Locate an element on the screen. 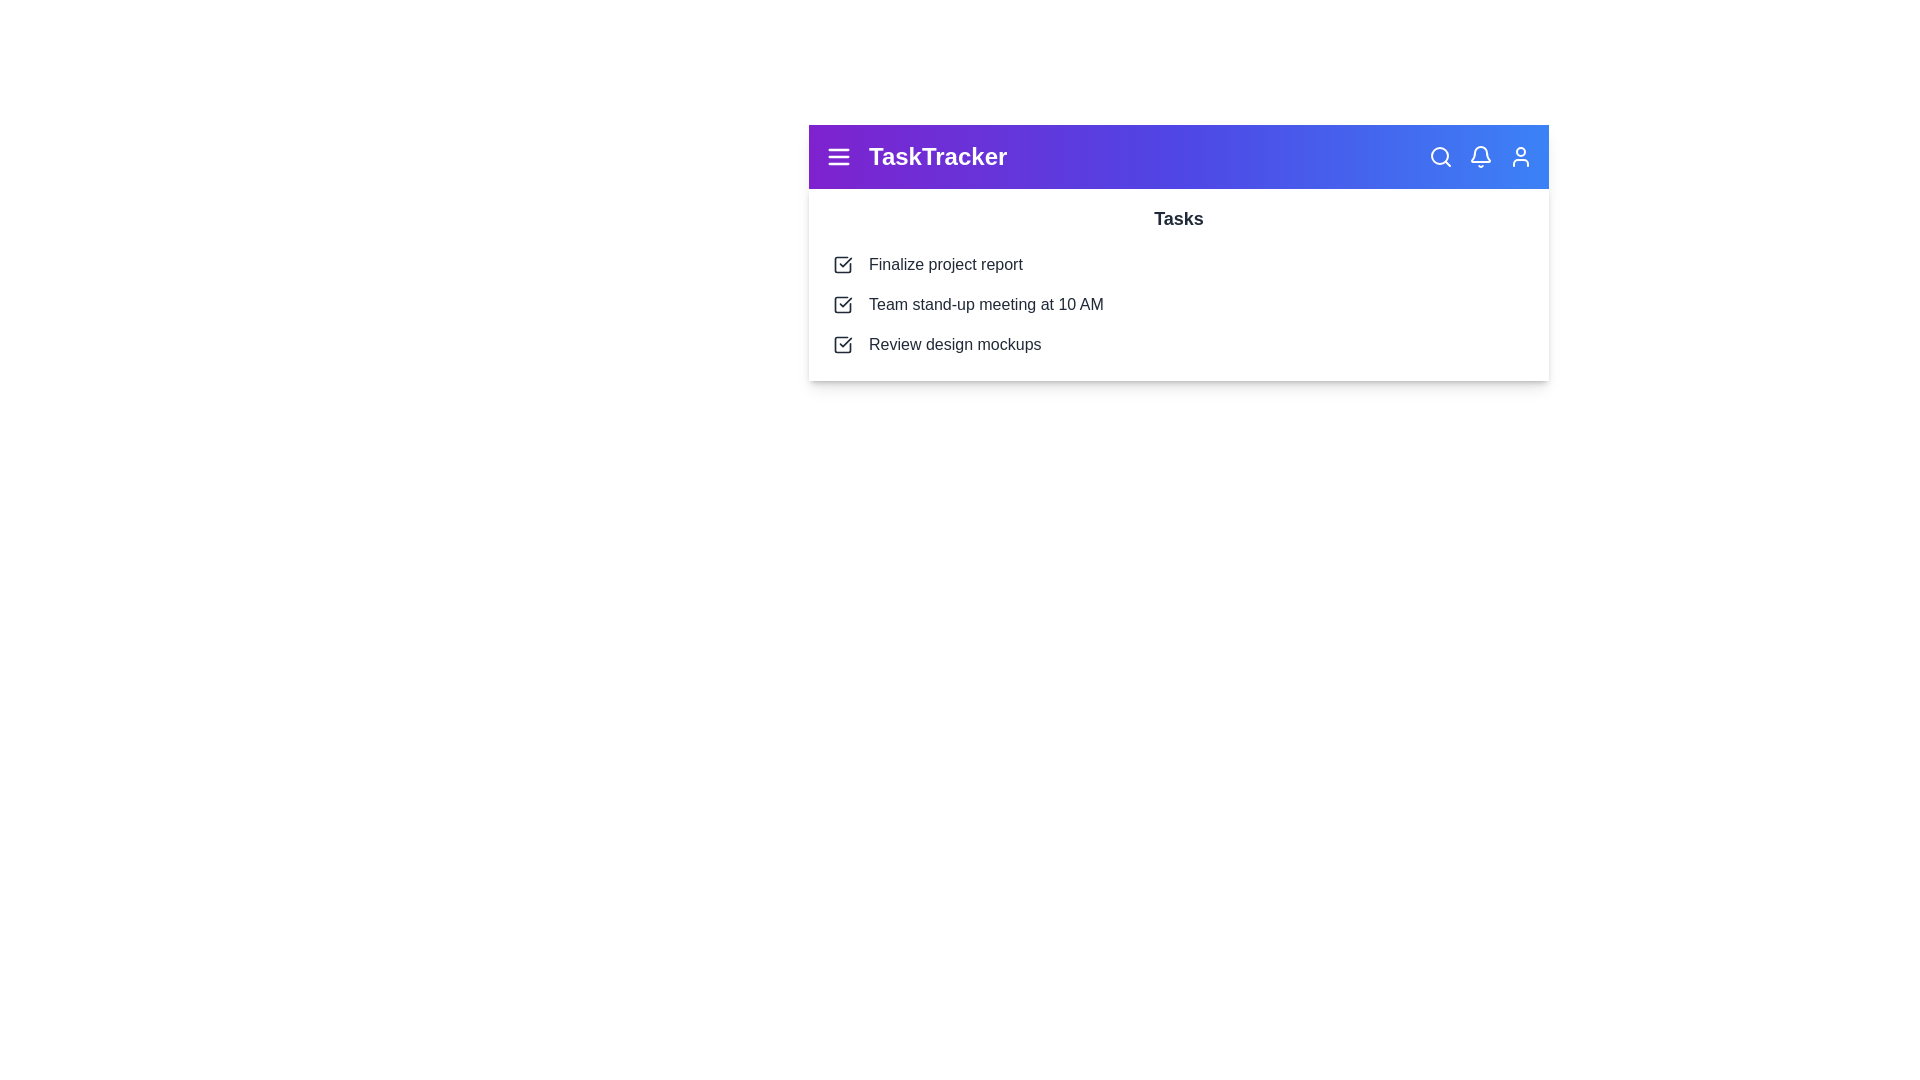 The height and width of the screenshot is (1080, 1920). the menu icon to toggle the dropdown menu is located at coordinates (839, 156).